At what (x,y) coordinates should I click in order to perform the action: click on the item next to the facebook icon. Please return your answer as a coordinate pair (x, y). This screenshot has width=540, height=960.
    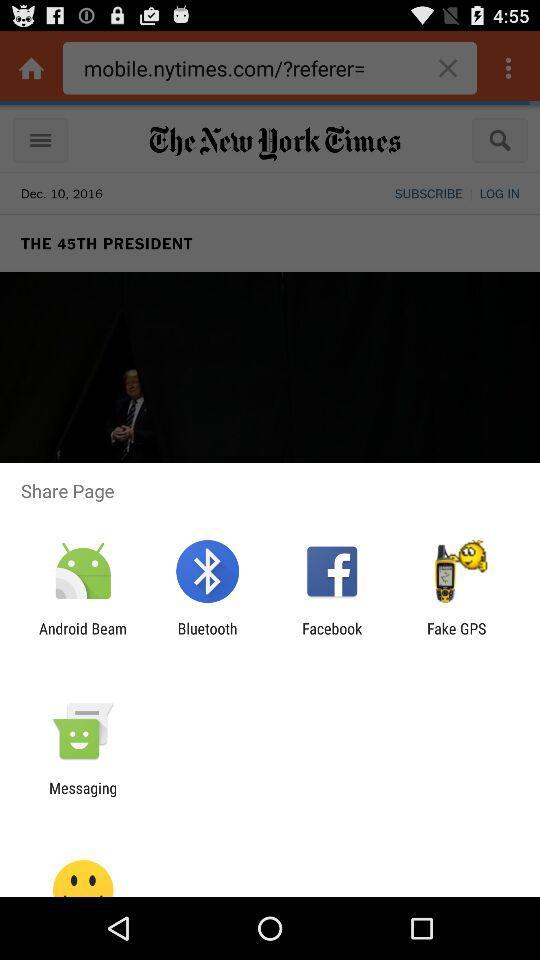
    Looking at the image, I should click on (206, 636).